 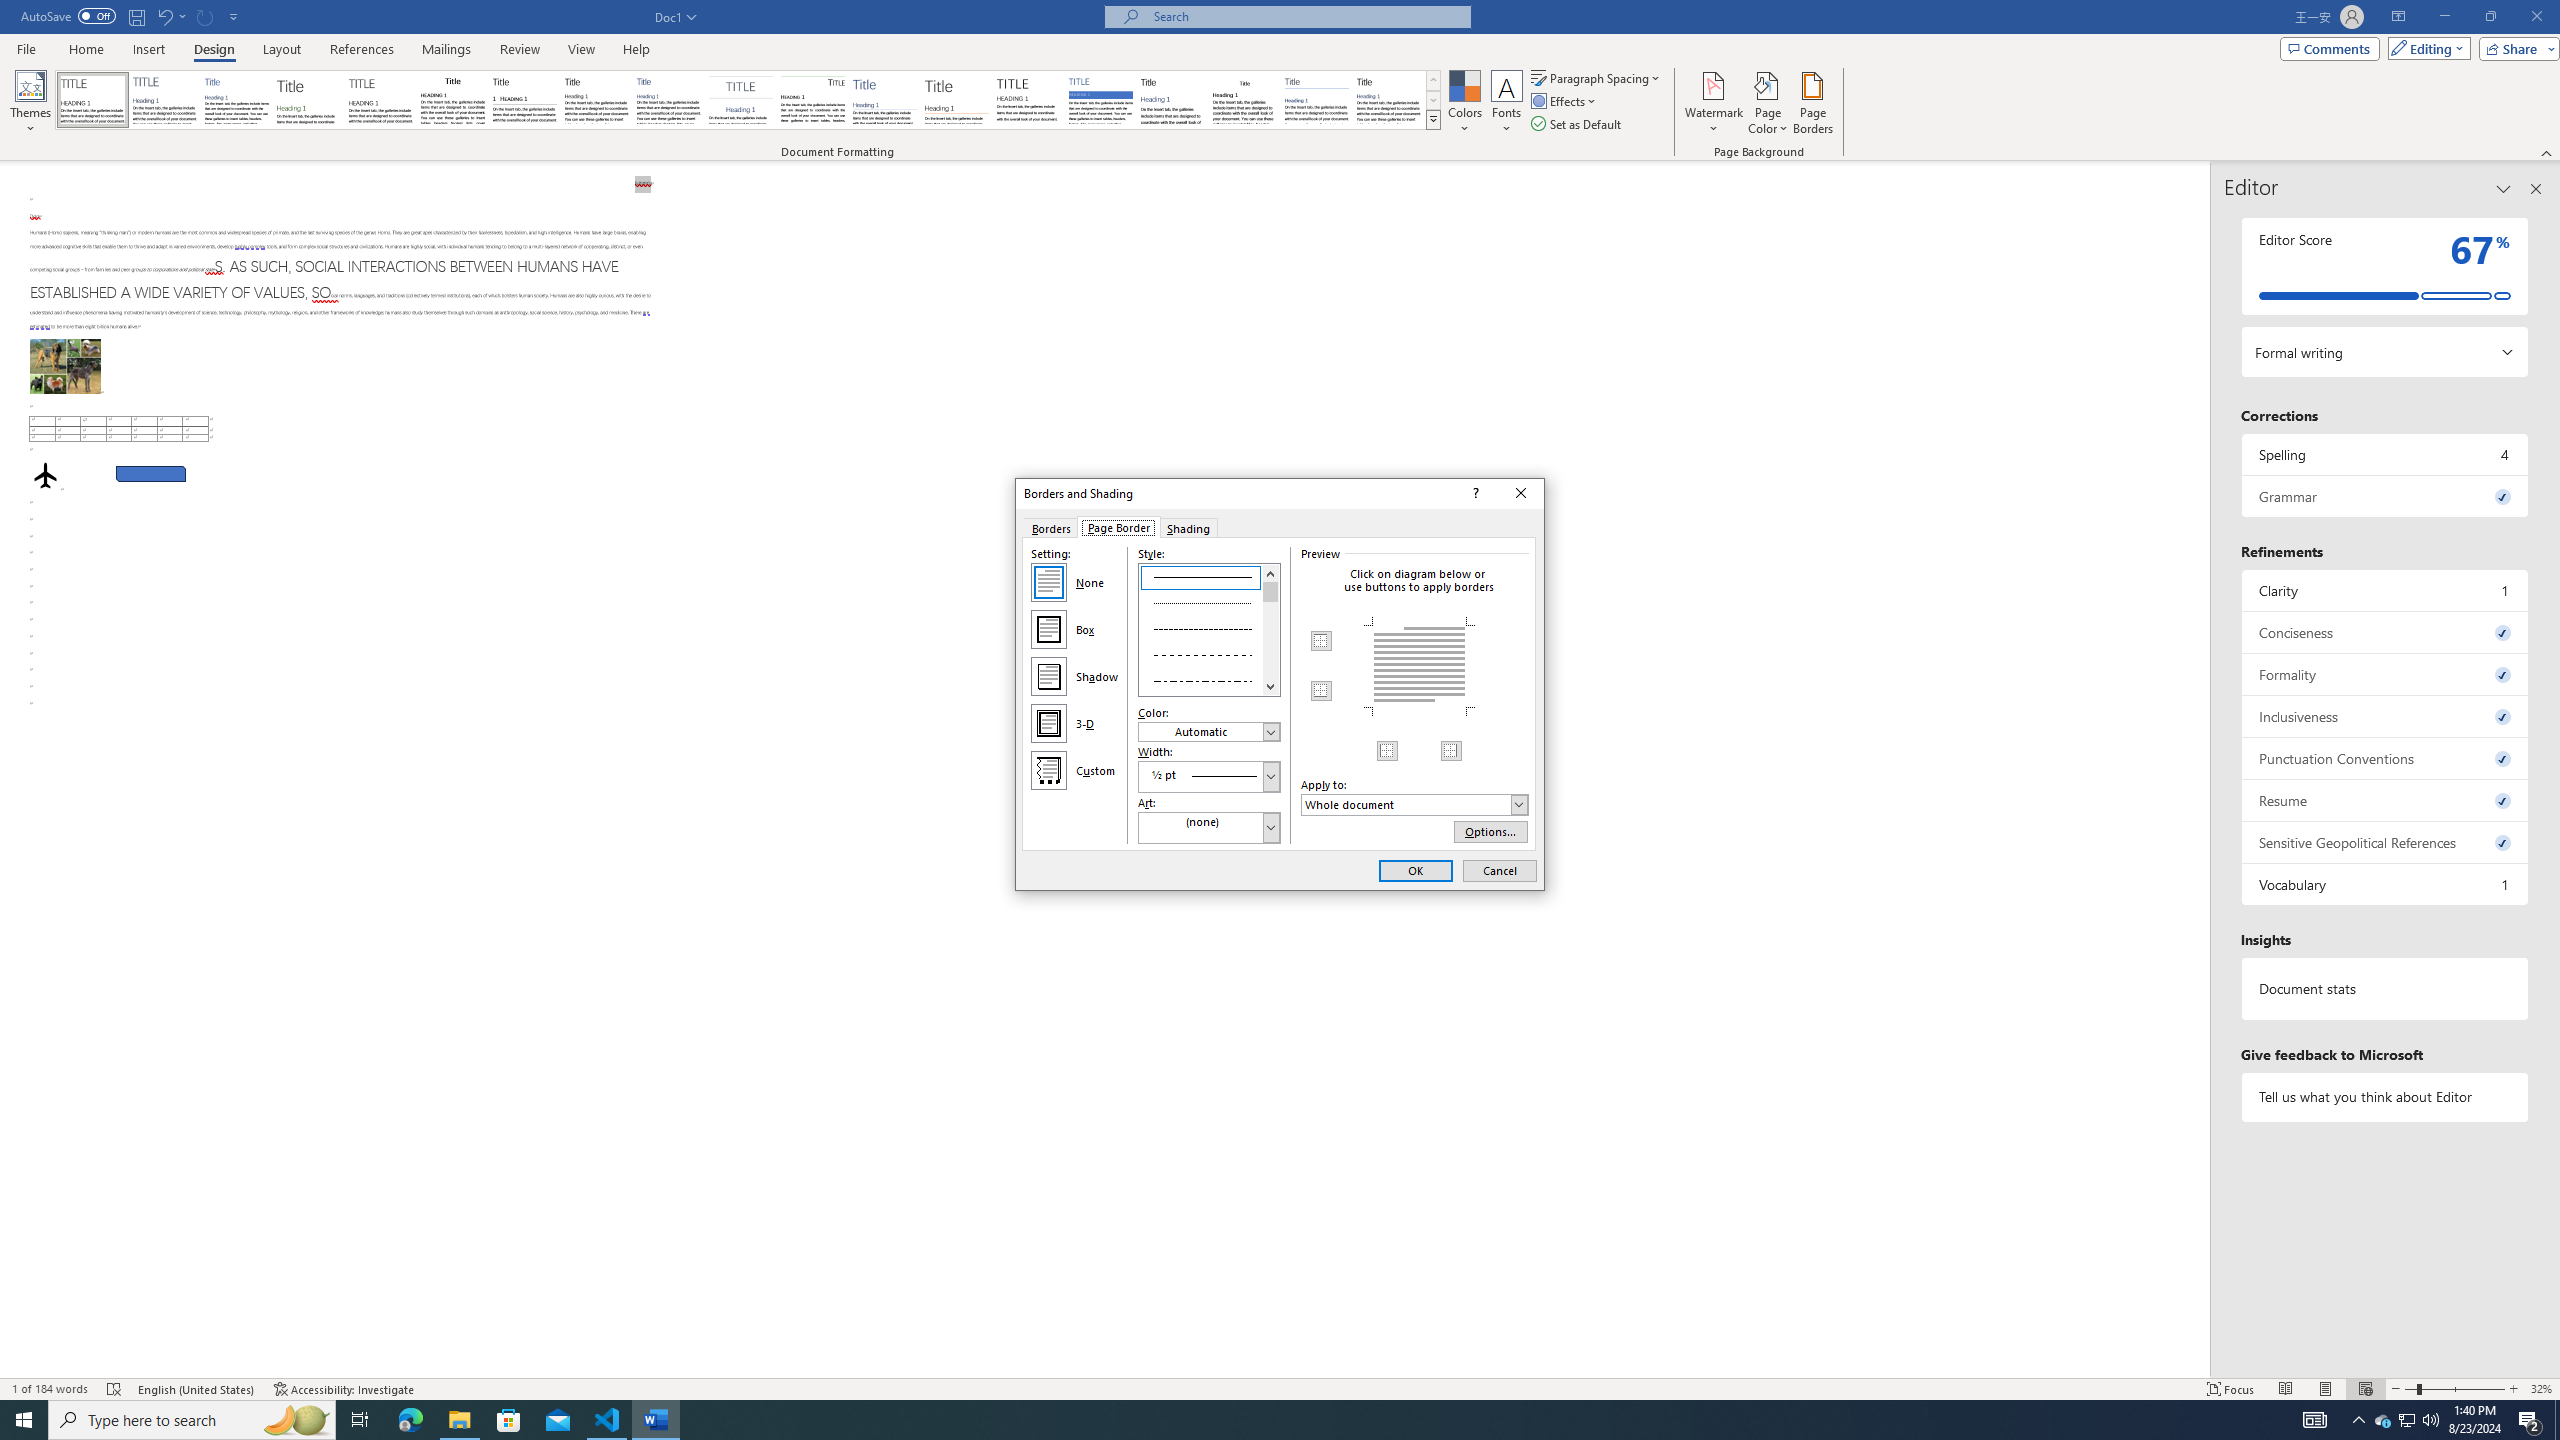 I want to click on 'AutomationID: QuickStylesSets', so click(x=747, y=99).